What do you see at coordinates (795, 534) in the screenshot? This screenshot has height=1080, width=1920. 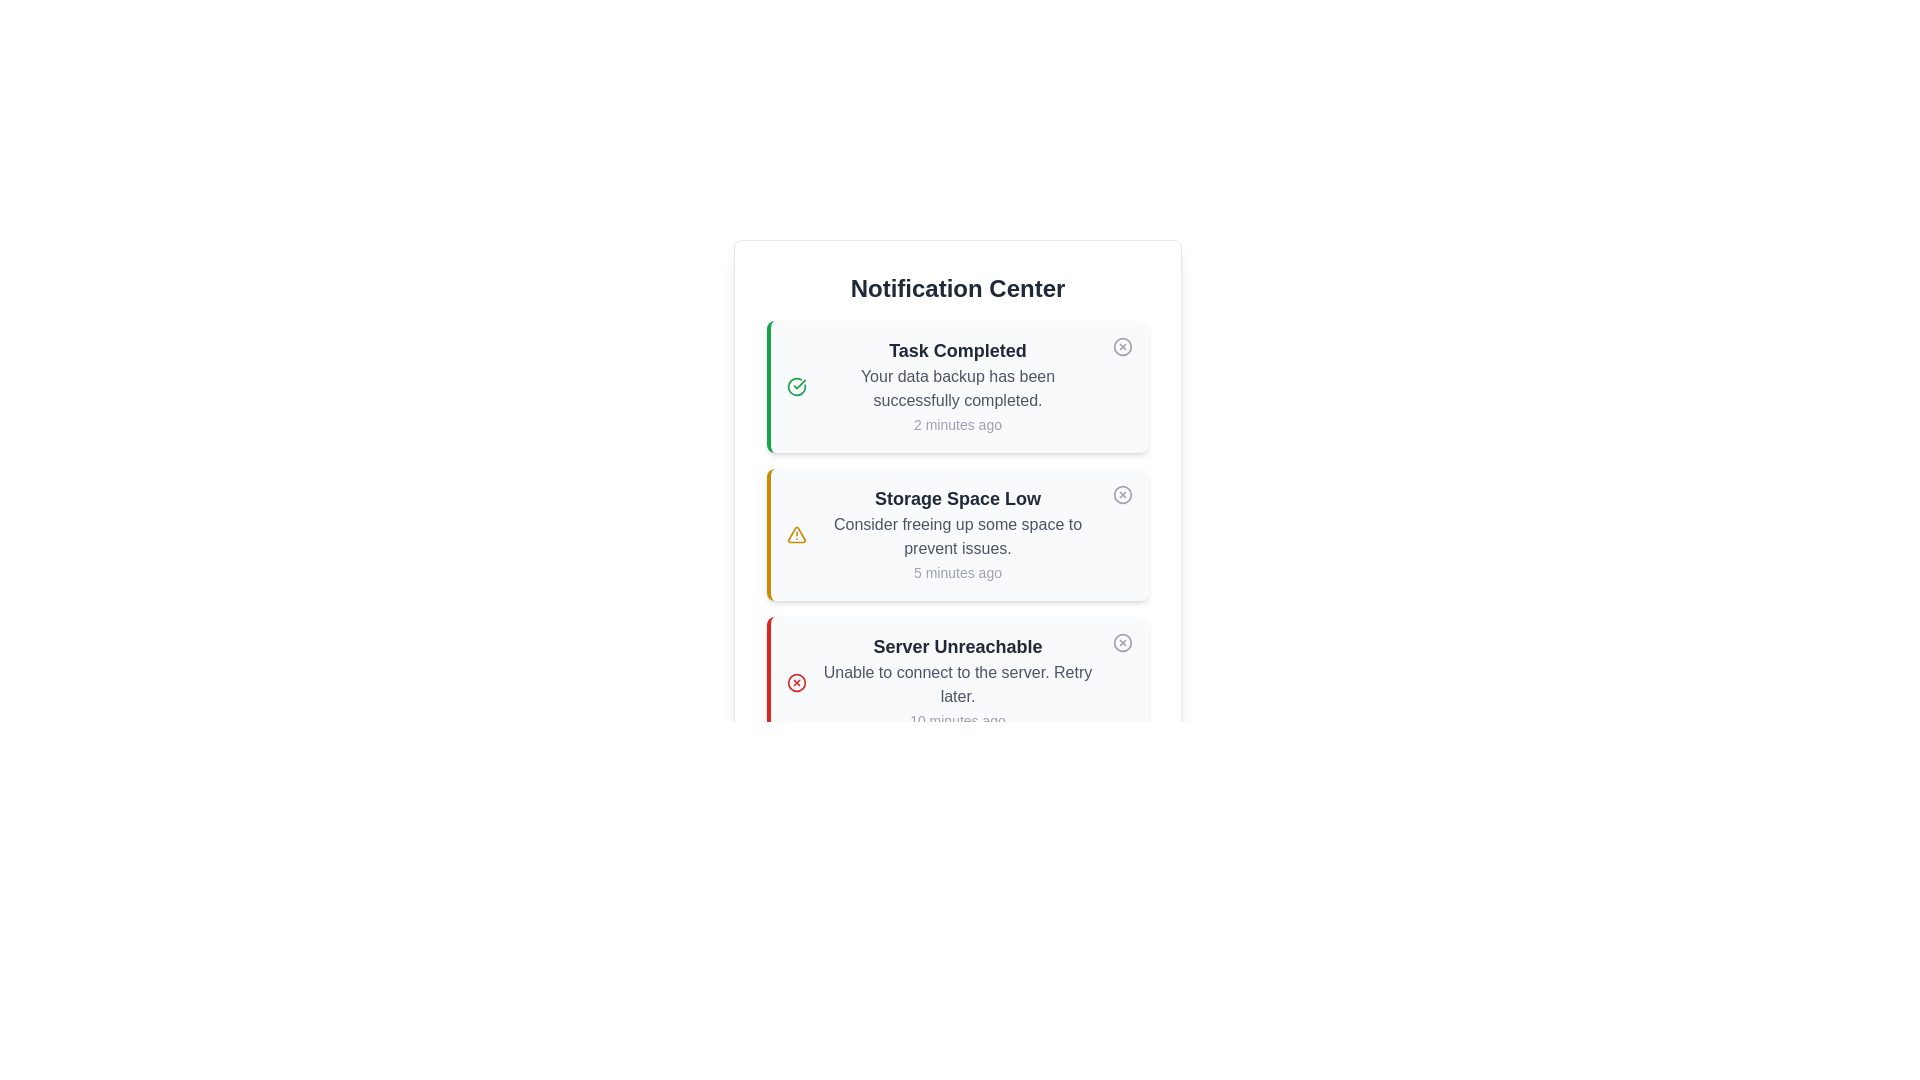 I see `the triangular icon with a yellow outline and a warning sign inside, which is located to the left of the 'Storage Space Low' text block` at bounding box center [795, 534].